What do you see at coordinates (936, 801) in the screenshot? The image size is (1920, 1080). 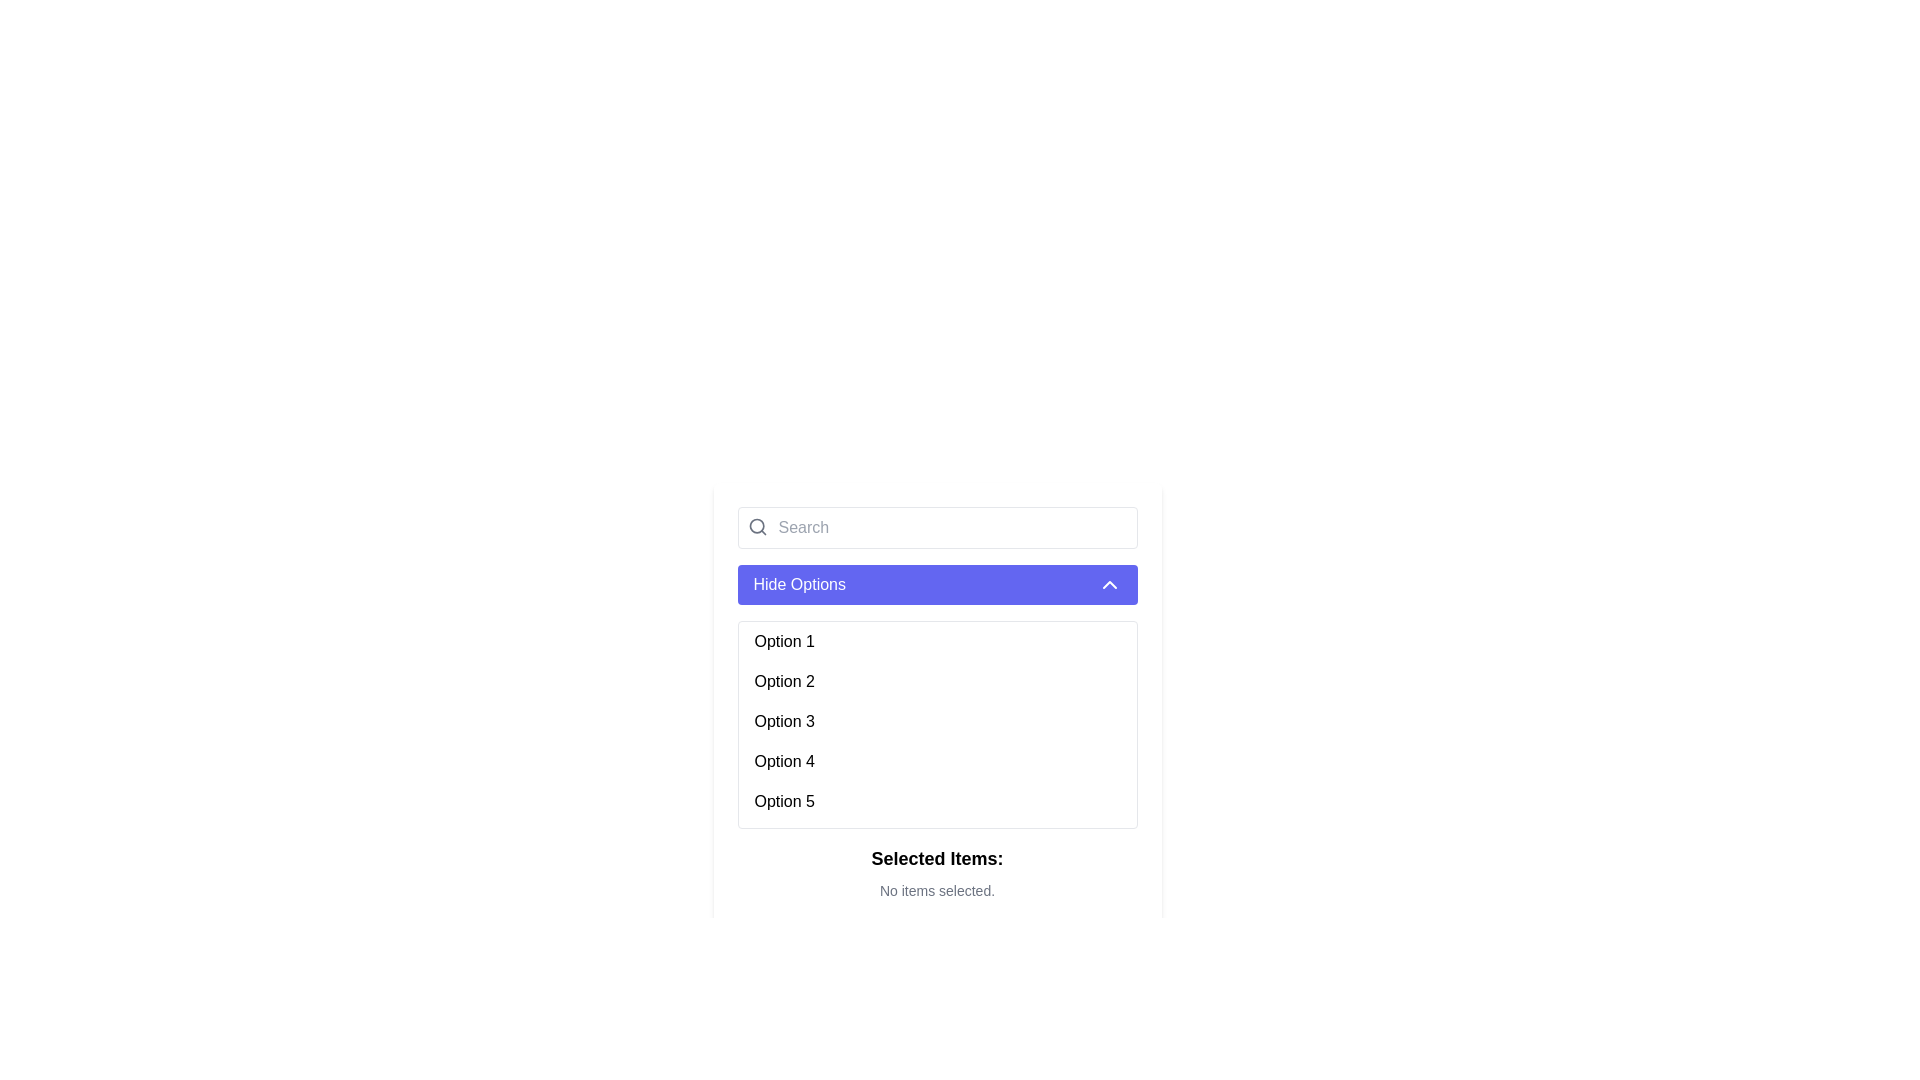 I see `the list item labeled 'Option 5'` at bounding box center [936, 801].